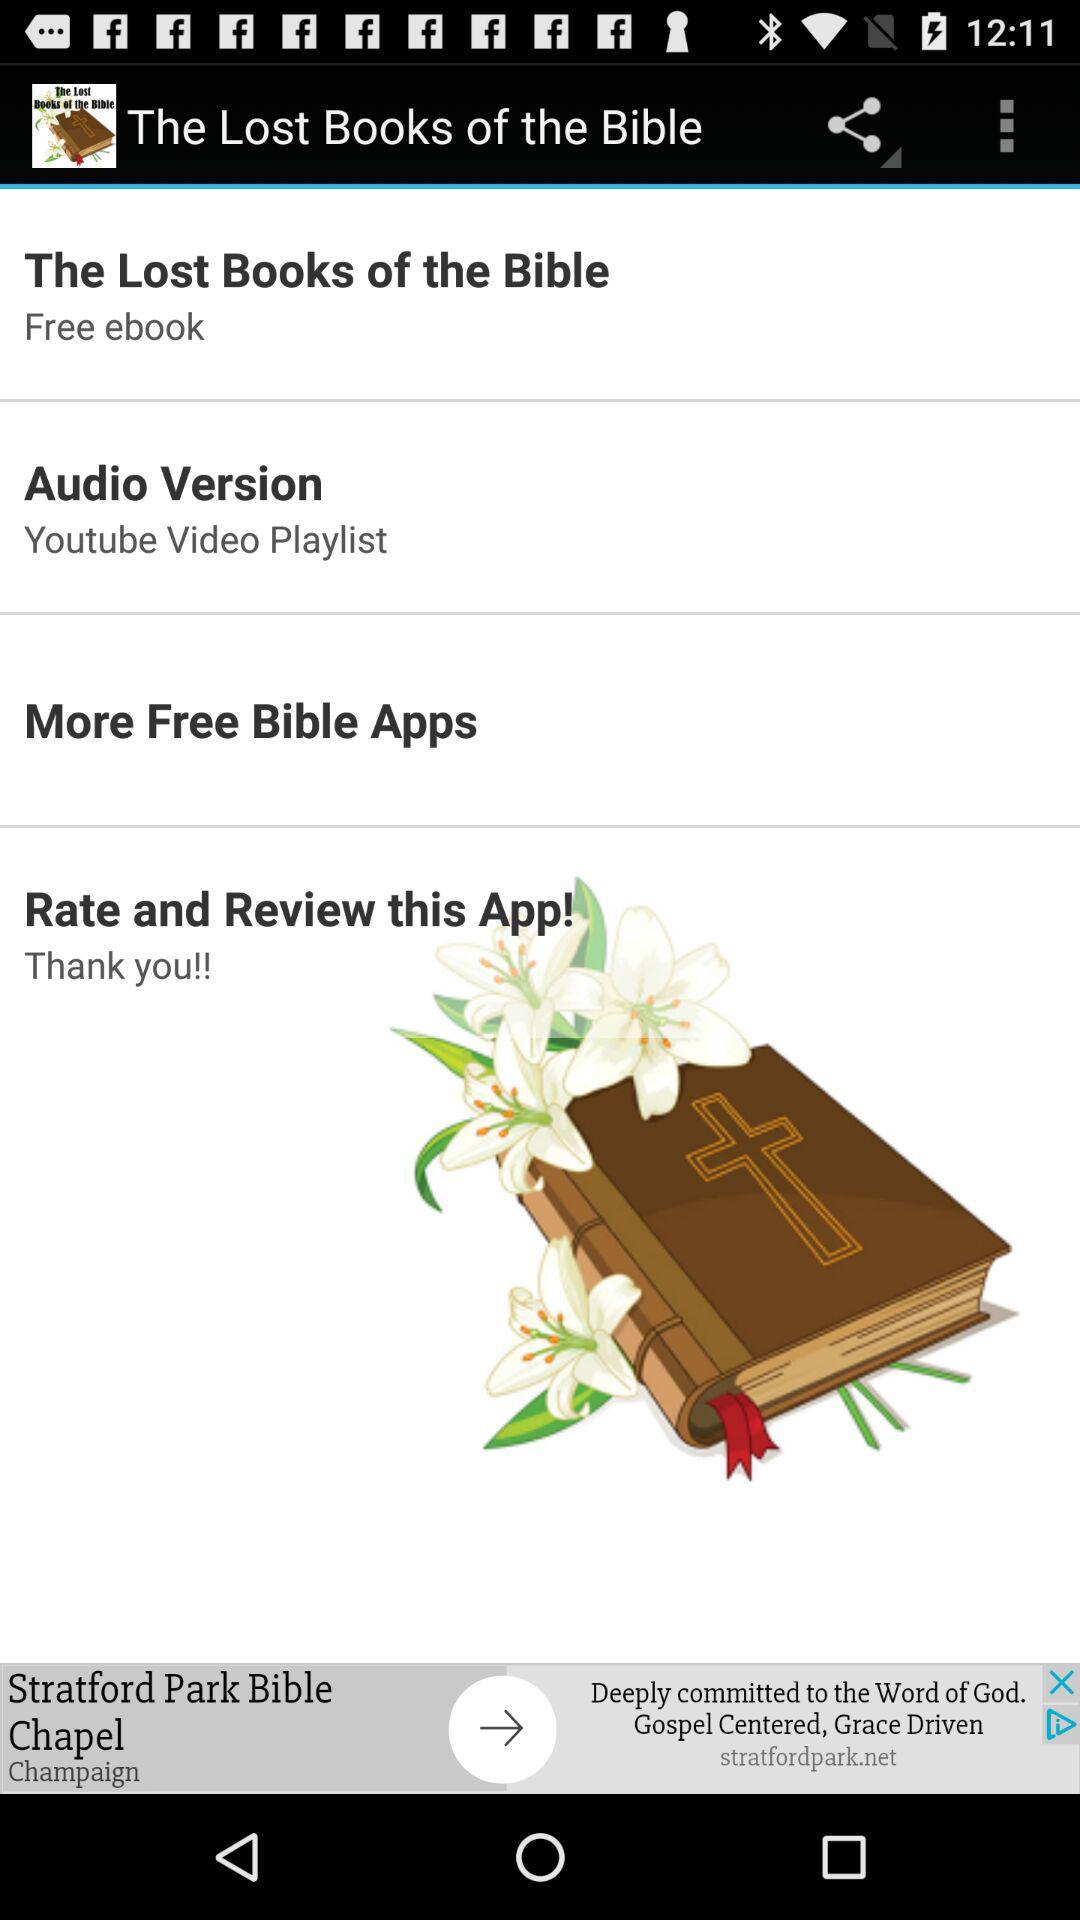 Image resolution: width=1080 pixels, height=1920 pixels. I want to click on pop up advertisement, so click(540, 1727).